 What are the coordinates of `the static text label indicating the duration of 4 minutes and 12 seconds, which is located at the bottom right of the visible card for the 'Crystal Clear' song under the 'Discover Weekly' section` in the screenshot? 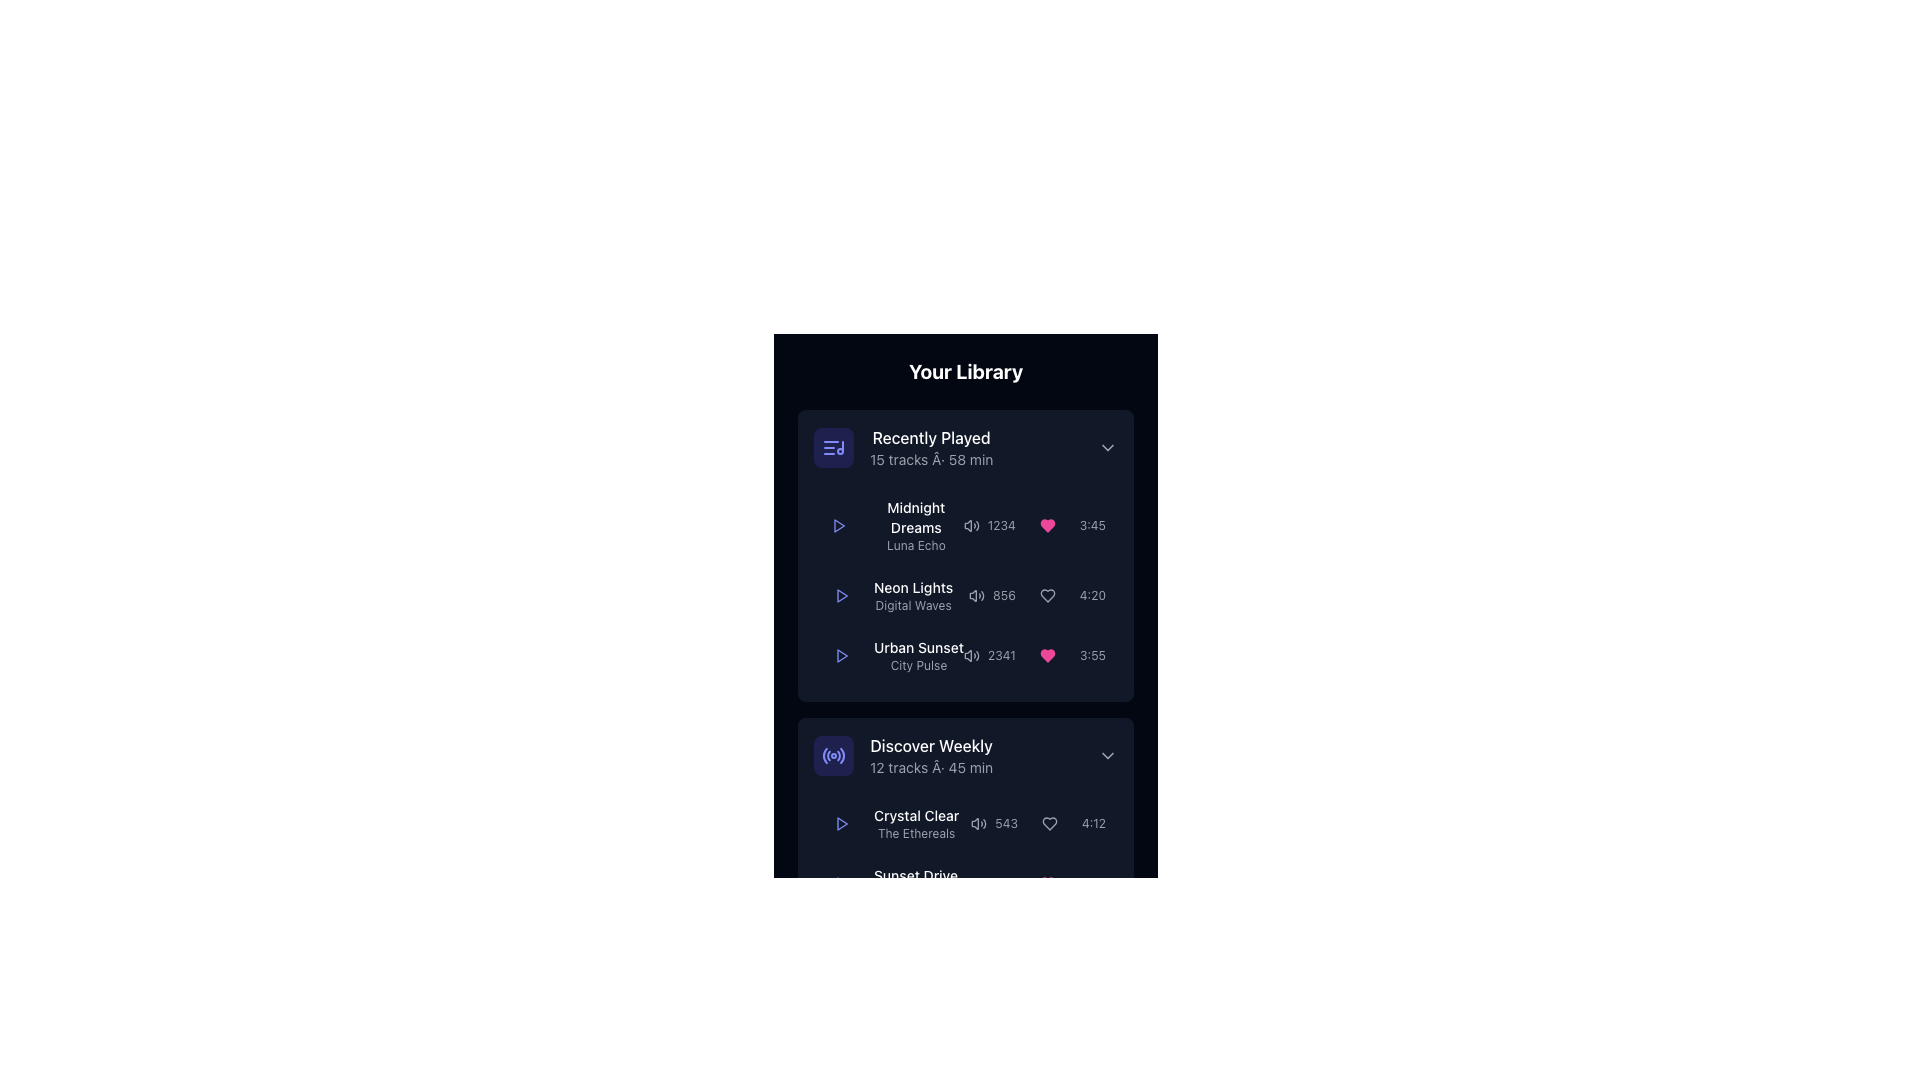 It's located at (1093, 824).